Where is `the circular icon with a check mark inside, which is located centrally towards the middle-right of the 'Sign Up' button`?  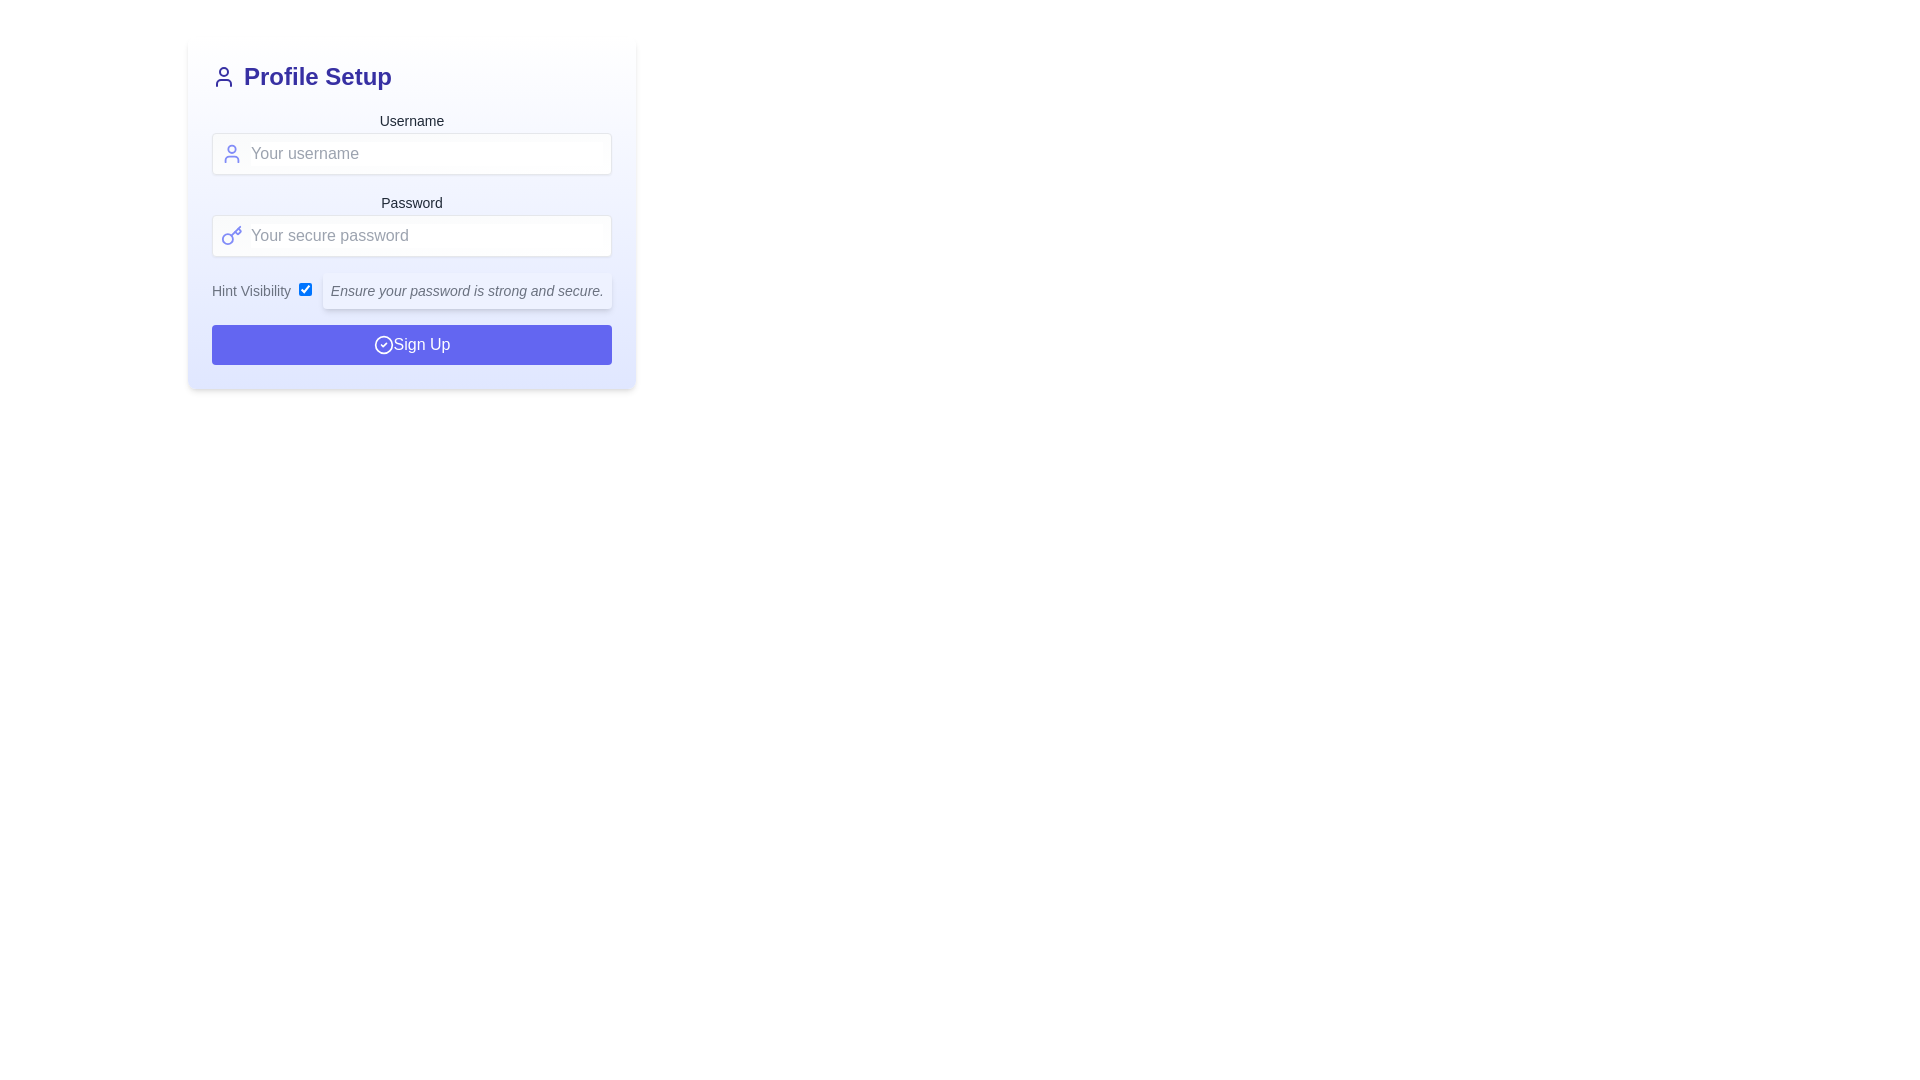 the circular icon with a check mark inside, which is located centrally towards the middle-right of the 'Sign Up' button is located at coordinates (383, 343).